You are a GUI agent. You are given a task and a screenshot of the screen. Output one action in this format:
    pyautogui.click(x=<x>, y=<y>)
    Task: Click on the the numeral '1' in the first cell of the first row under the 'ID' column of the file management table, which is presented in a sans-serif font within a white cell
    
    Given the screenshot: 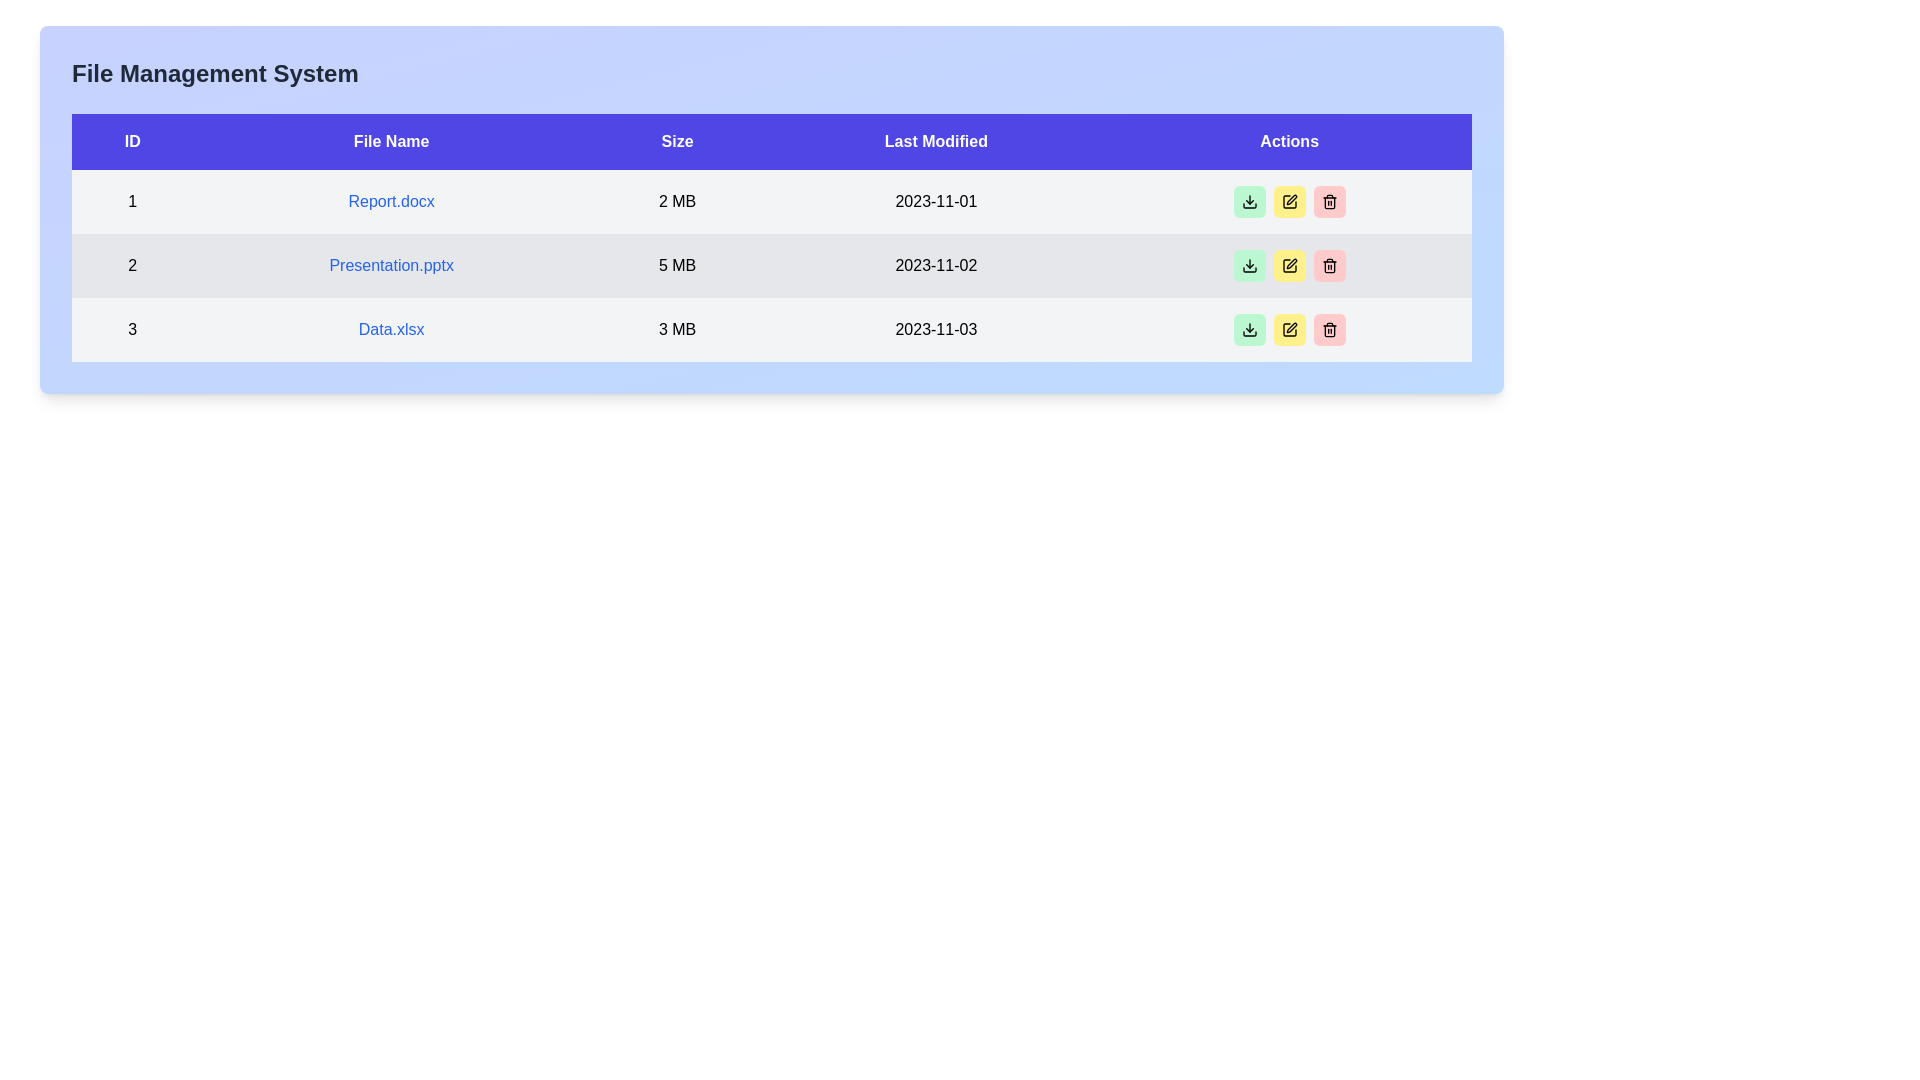 What is the action you would take?
    pyautogui.click(x=131, y=201)
    